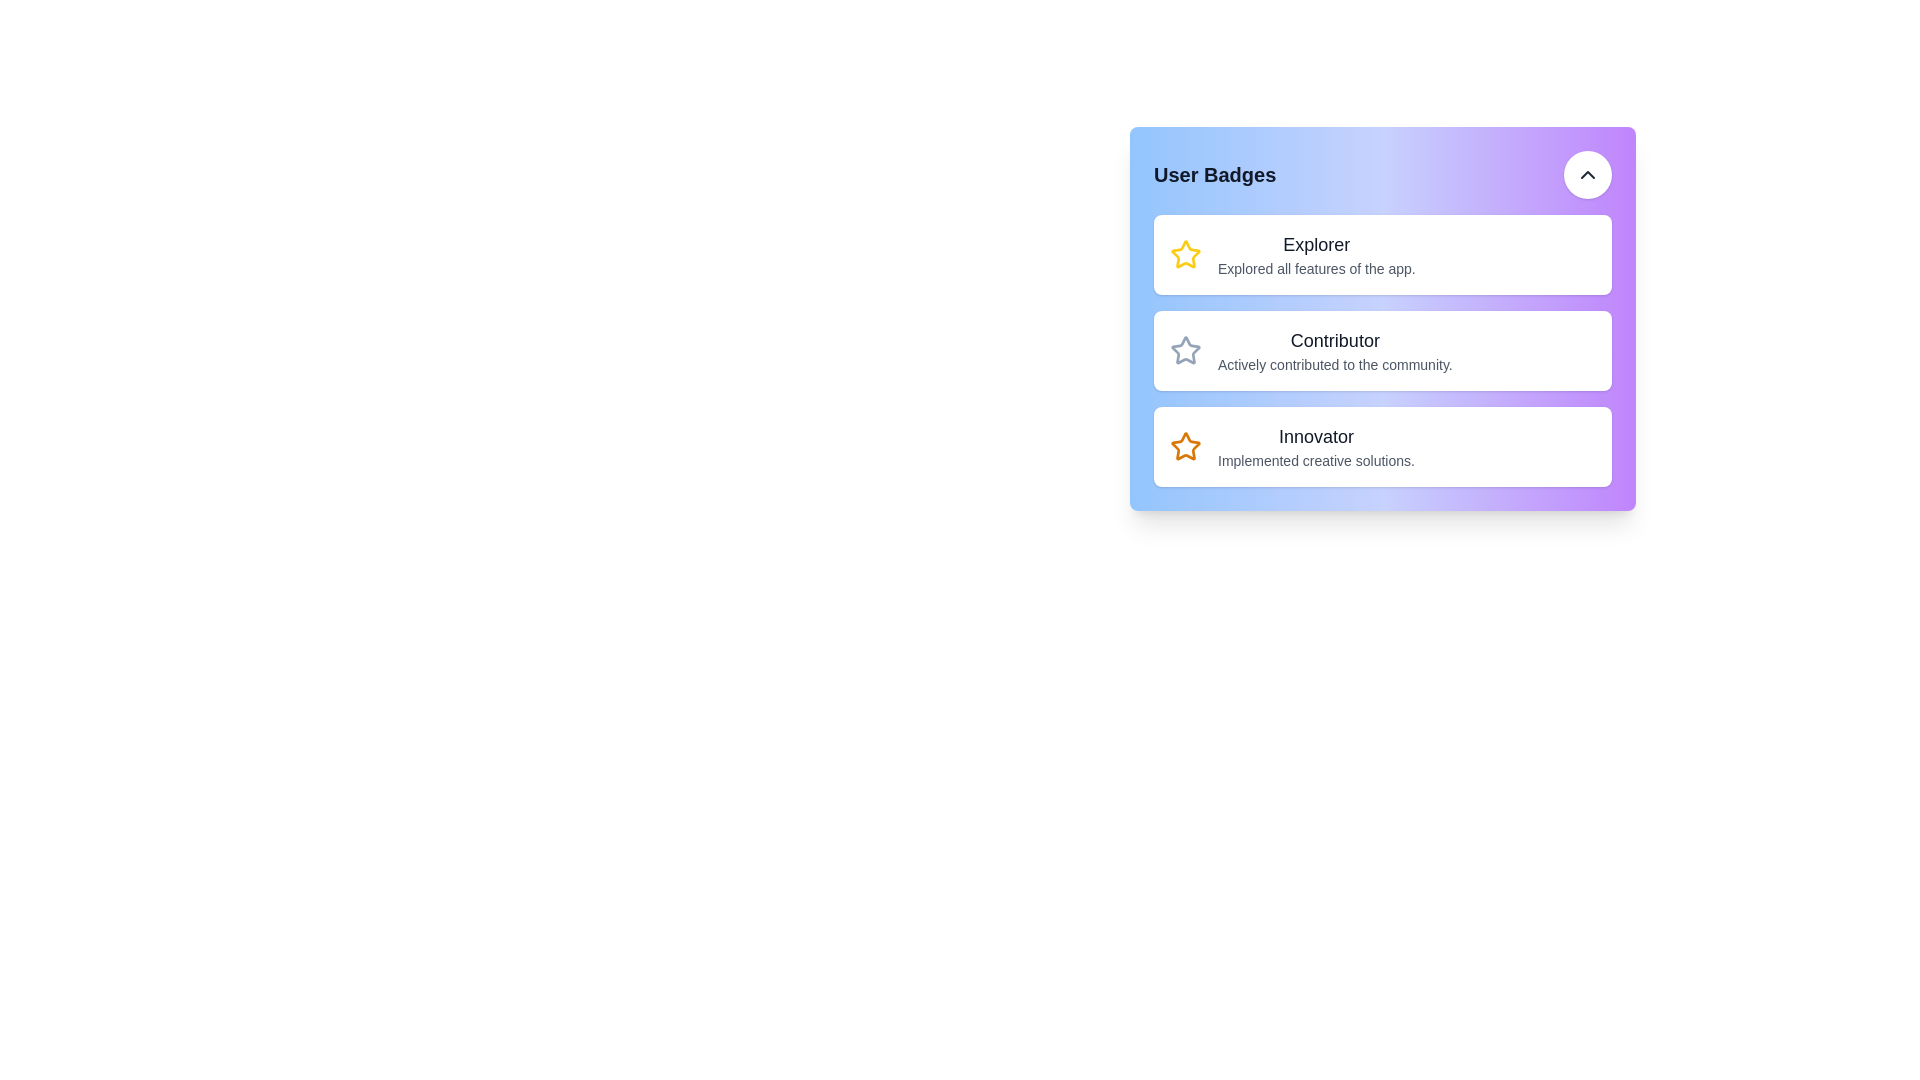 The image size is (1920, 1080). I want to click on the star icon located in the left section of the 'Contributor' badge row, adjacent to the text label 'Contributor', so click(1185, 350).